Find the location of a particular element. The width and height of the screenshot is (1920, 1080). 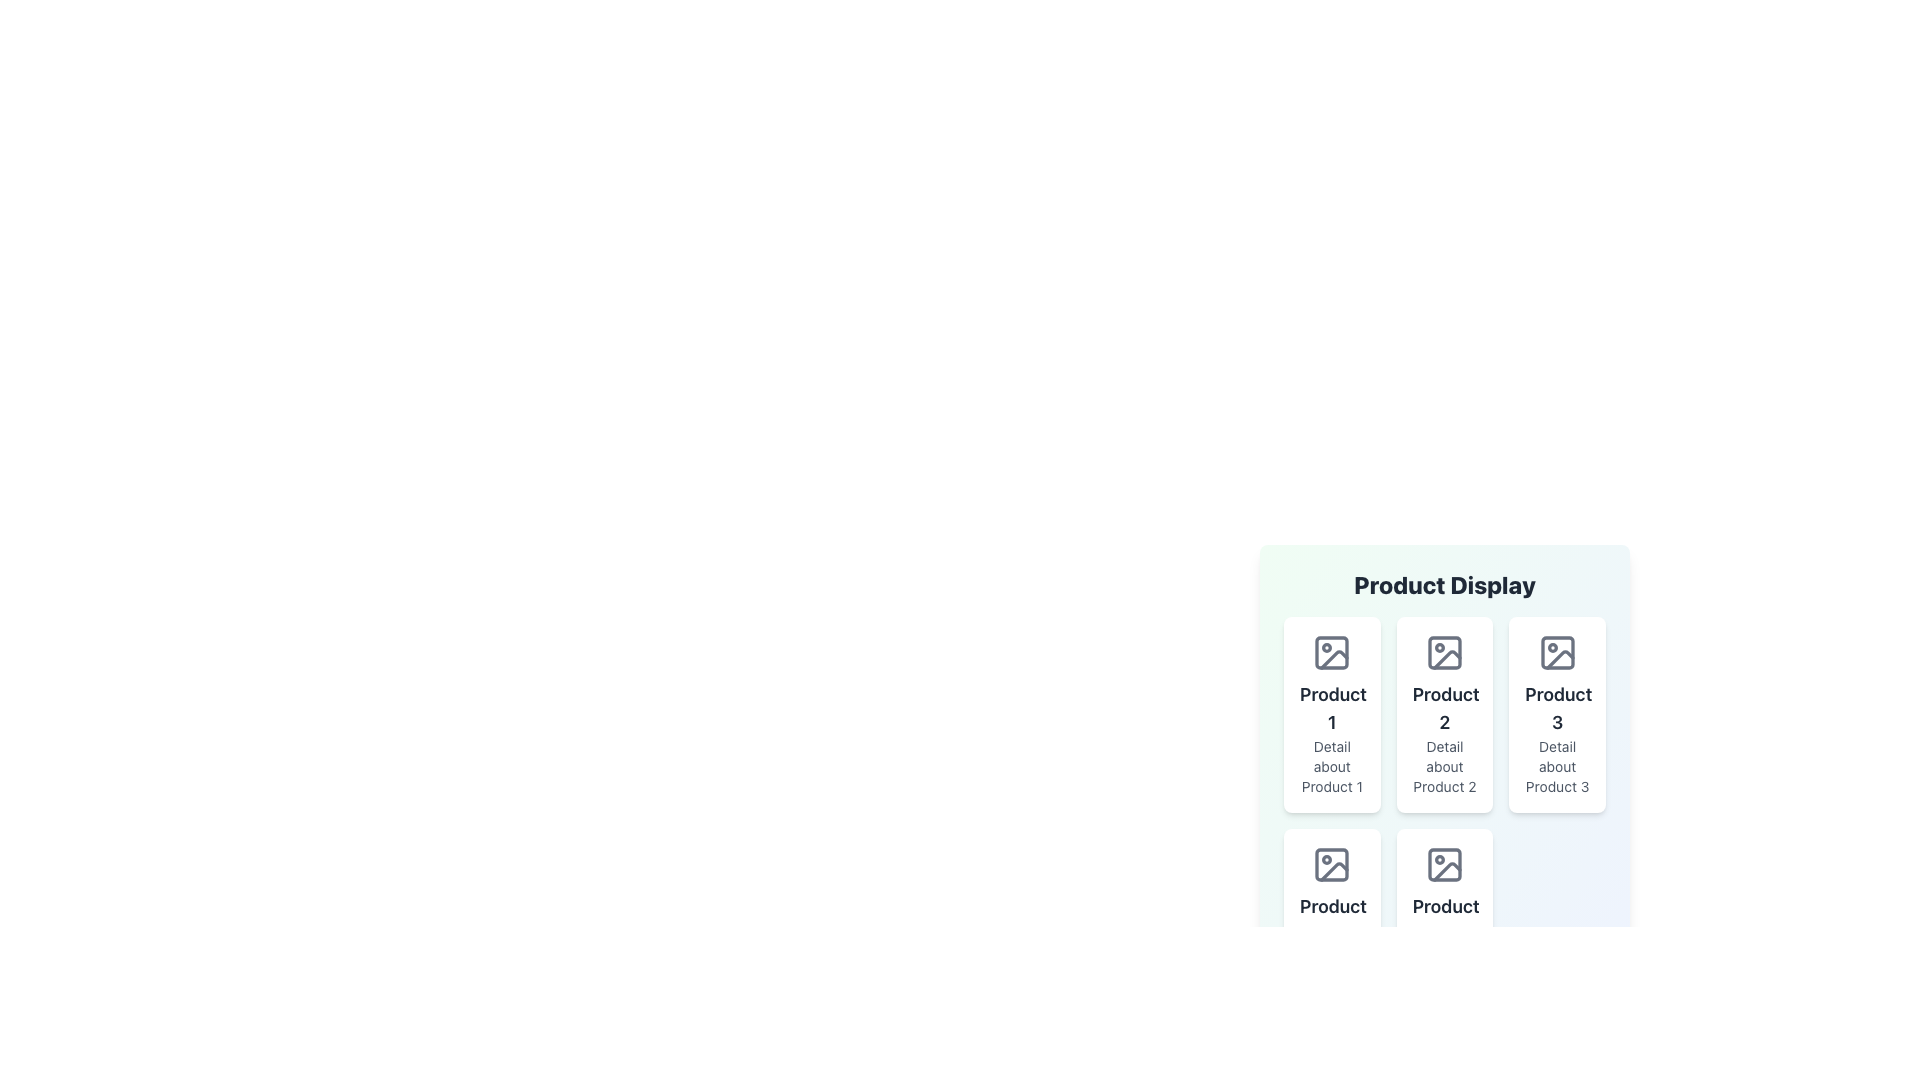

the Card element containing 'Product 3' with a white background, rounded corners, and an icon at the top is located at coordinates (1556, 713).